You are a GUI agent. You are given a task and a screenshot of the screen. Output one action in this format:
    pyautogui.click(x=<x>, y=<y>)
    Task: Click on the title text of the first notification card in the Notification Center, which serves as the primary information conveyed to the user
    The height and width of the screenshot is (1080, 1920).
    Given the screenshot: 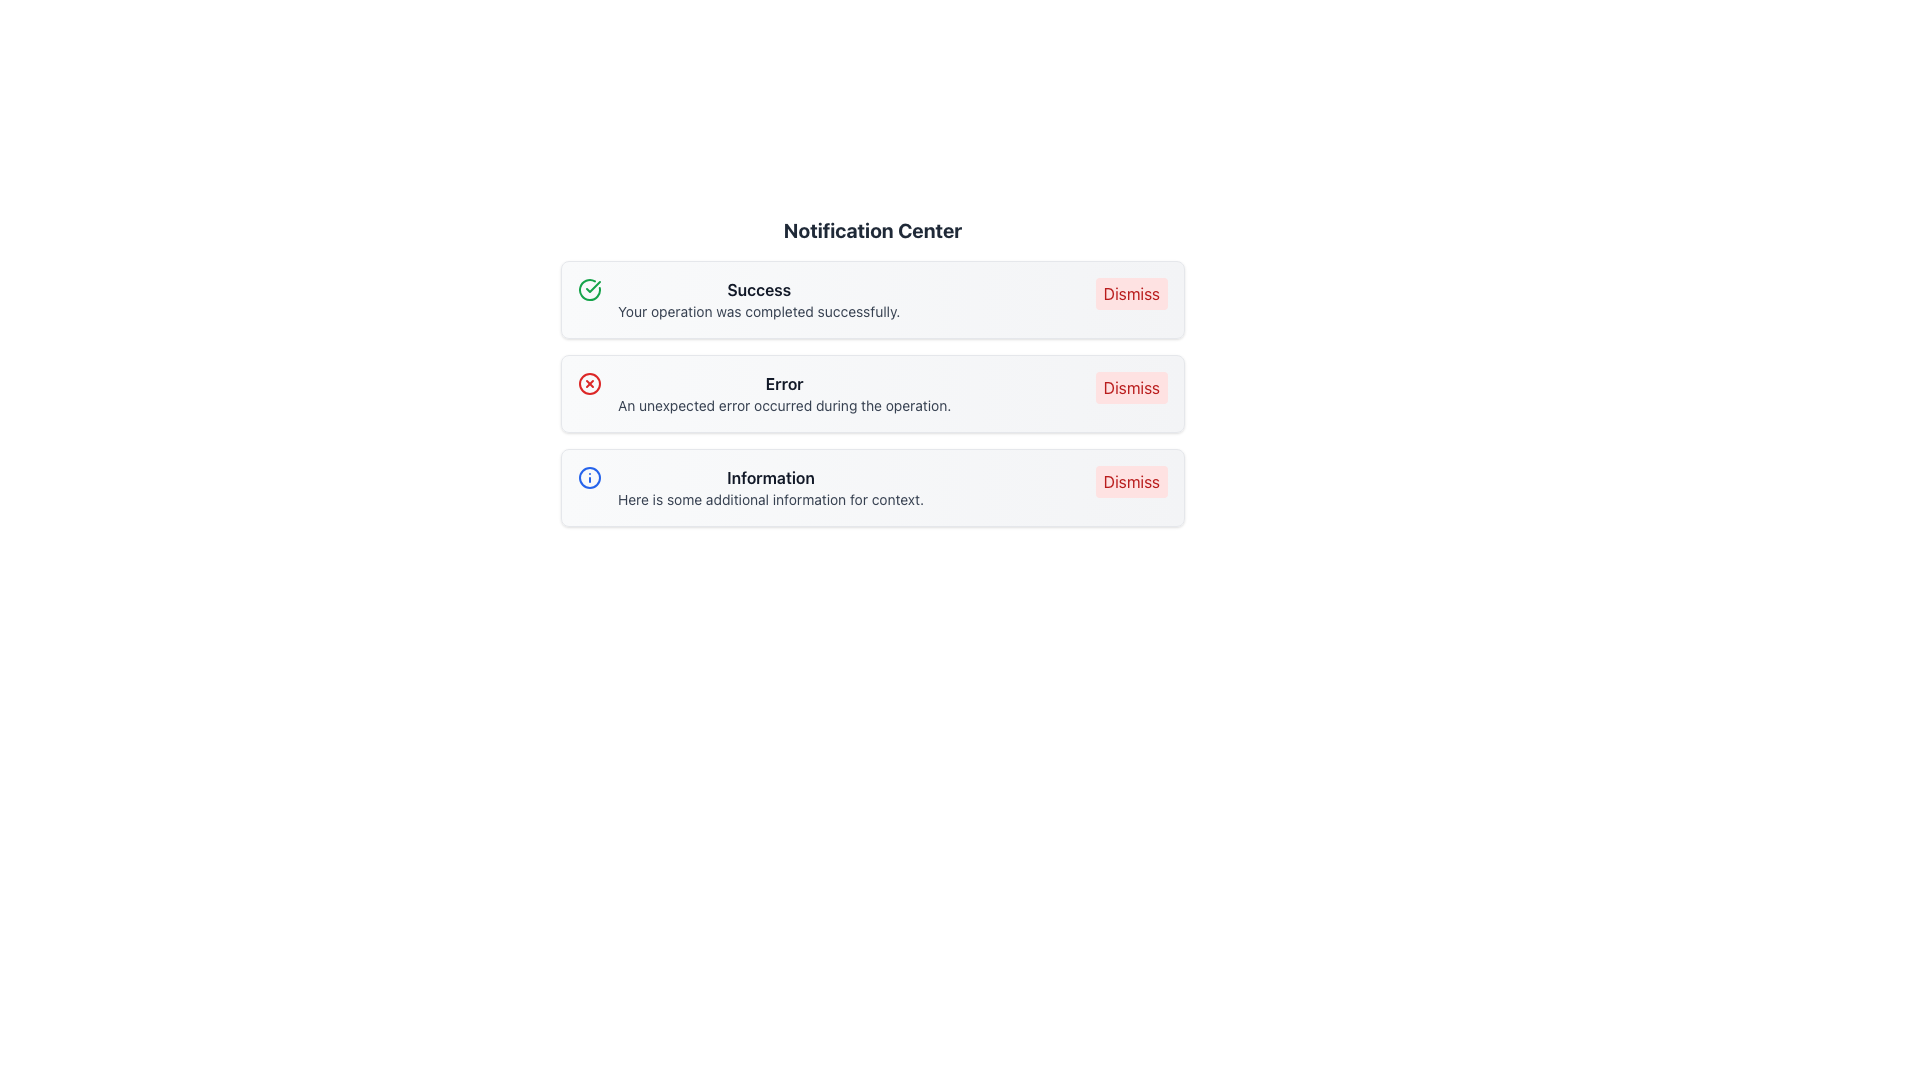 What is the action you would take?
    pyautogui.click(x=758, y=289)
    